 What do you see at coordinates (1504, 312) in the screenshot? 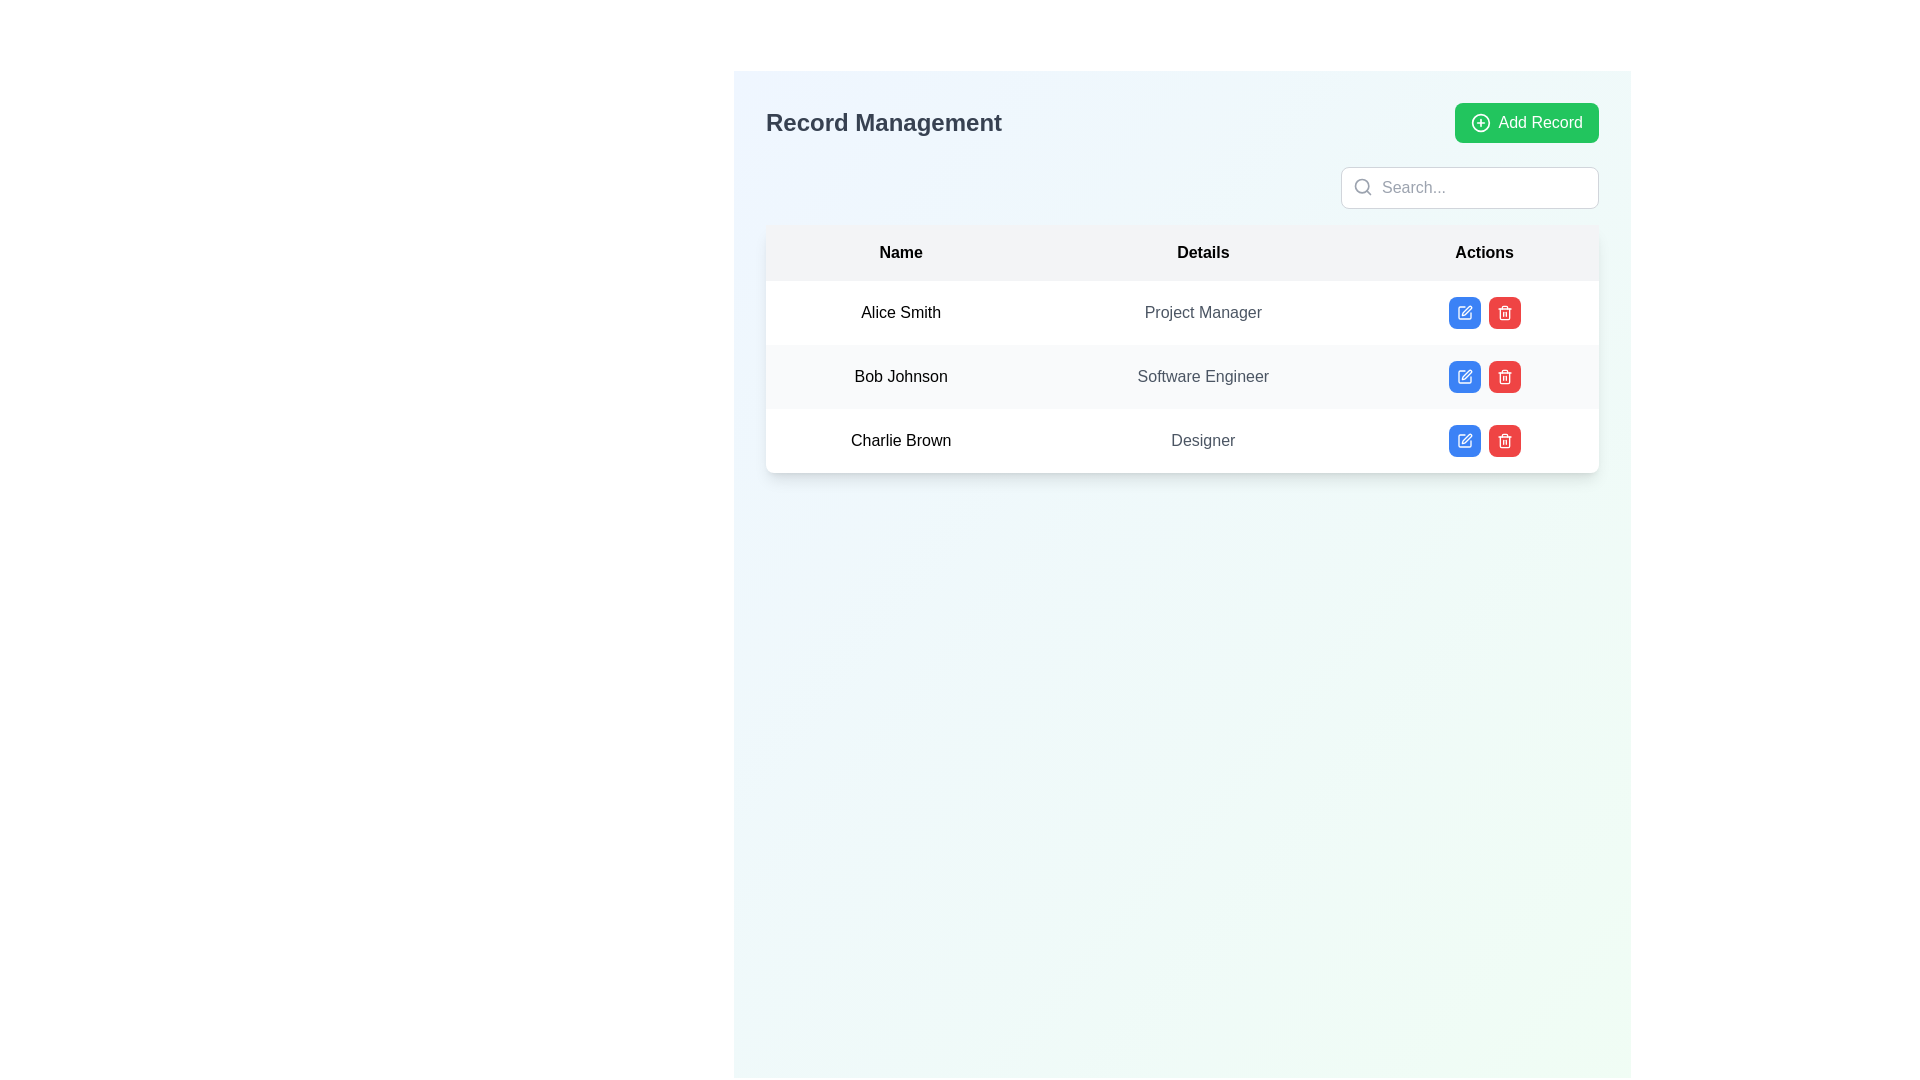
I see `the delete button with an icon located in the 'Actions' column of the first row in the table, to the right of the blue edit button` at bounding box center [1504, 312].